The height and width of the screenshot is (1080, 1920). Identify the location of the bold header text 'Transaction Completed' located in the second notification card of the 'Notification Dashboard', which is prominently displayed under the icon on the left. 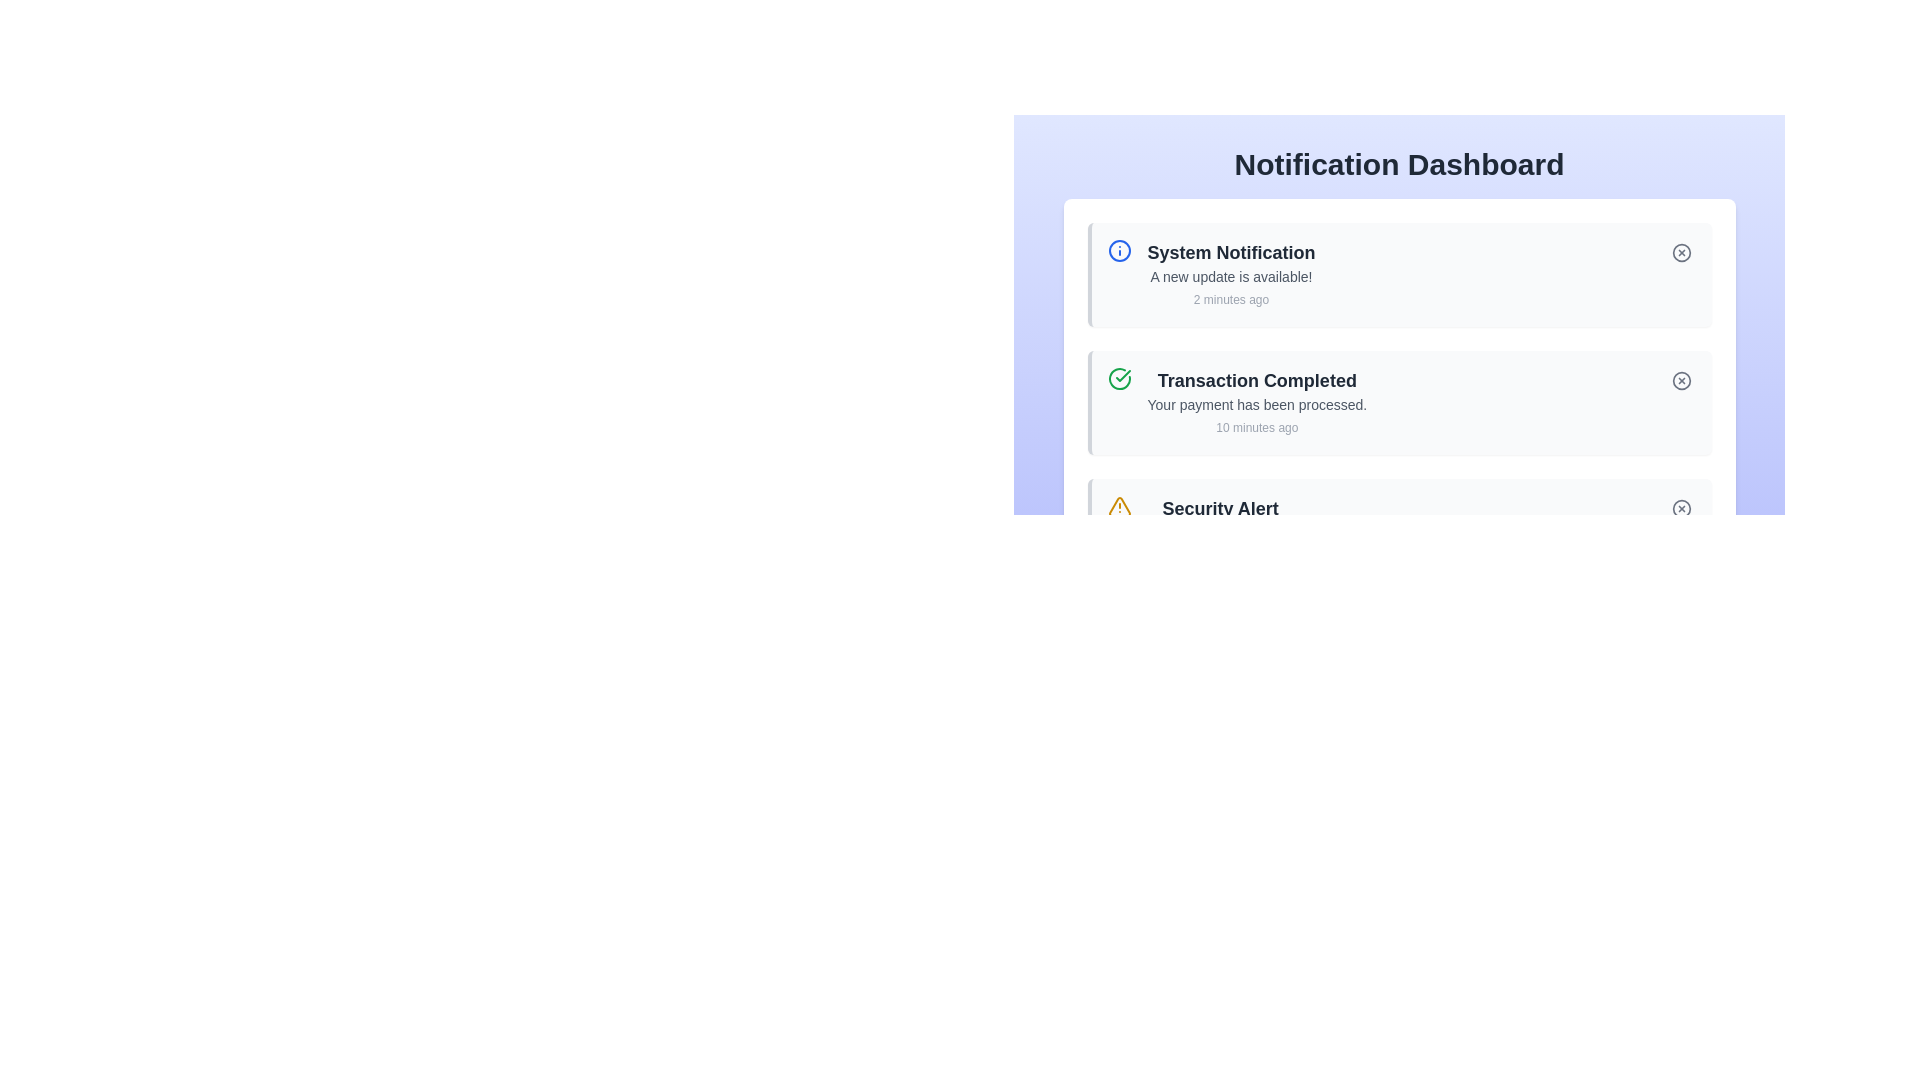
(1256, 381).